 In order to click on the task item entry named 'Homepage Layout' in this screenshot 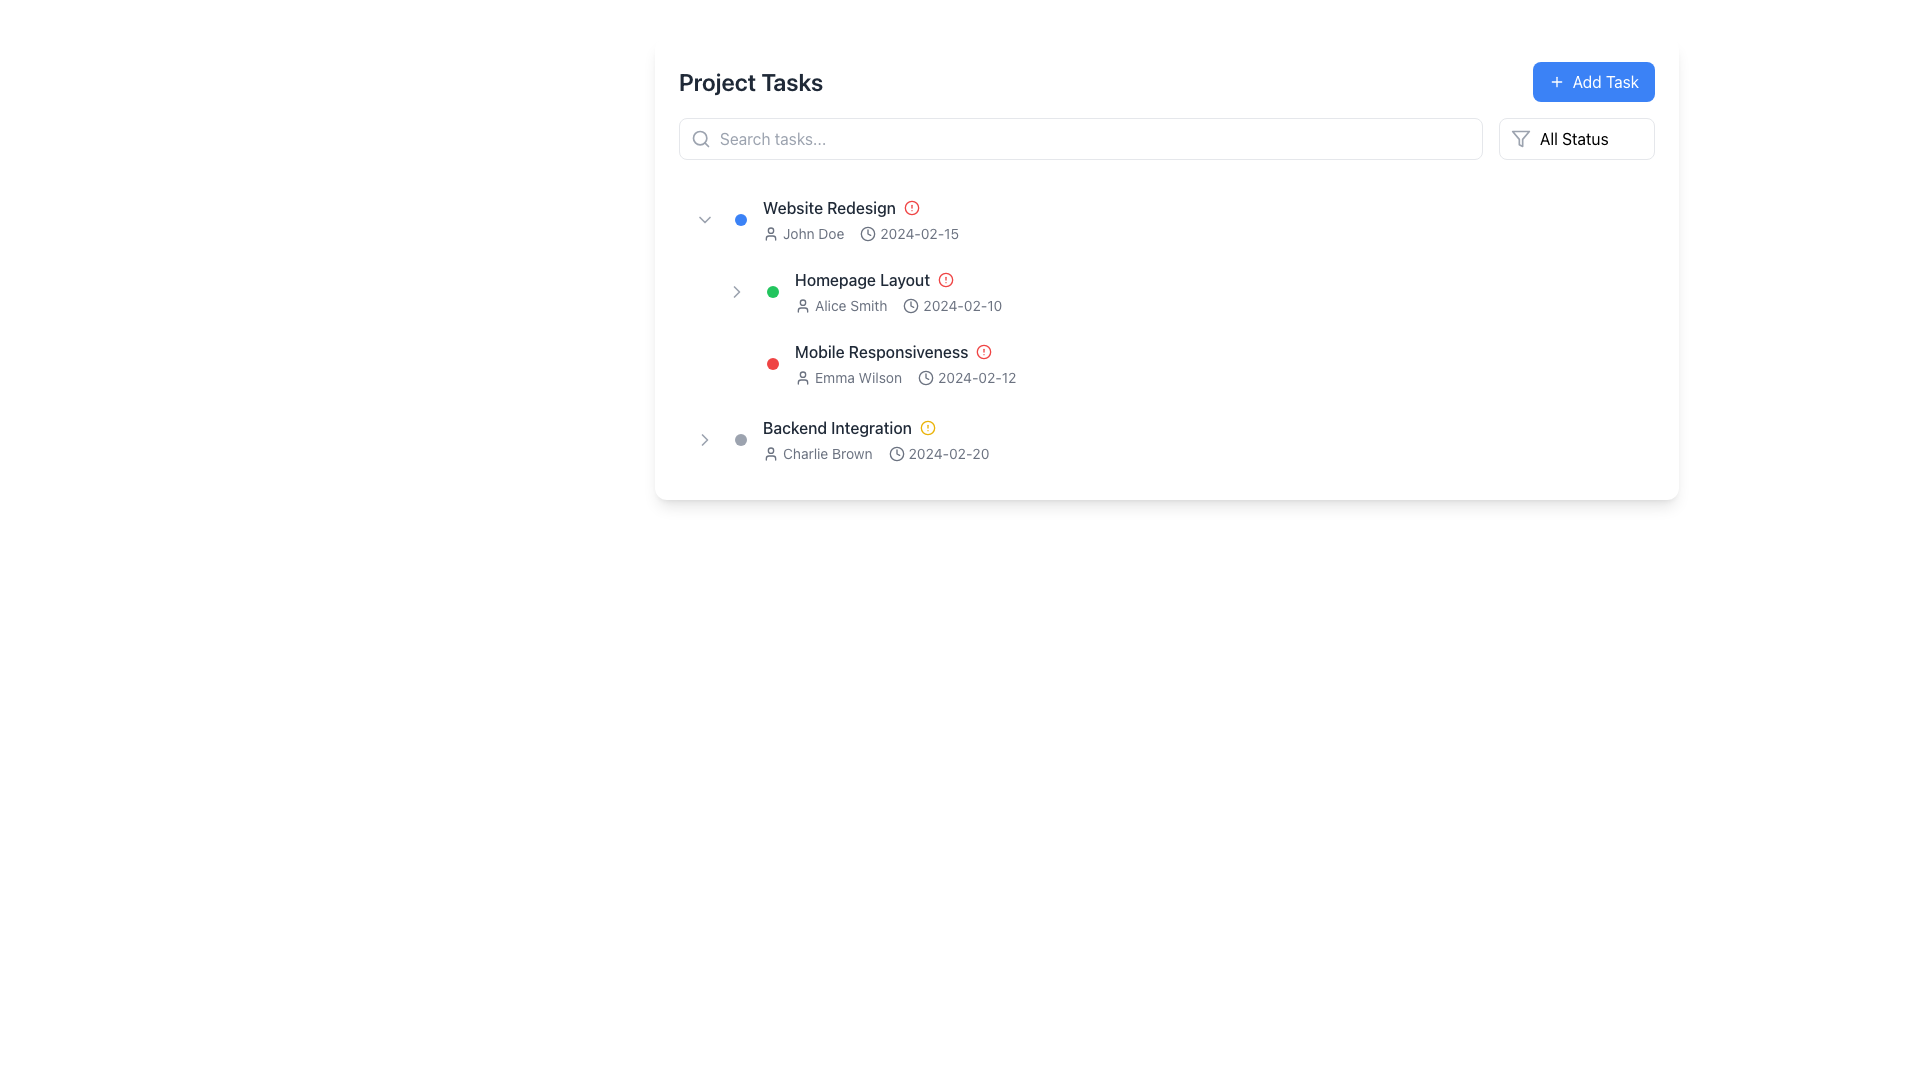, I will do `click(1182, 292)`.